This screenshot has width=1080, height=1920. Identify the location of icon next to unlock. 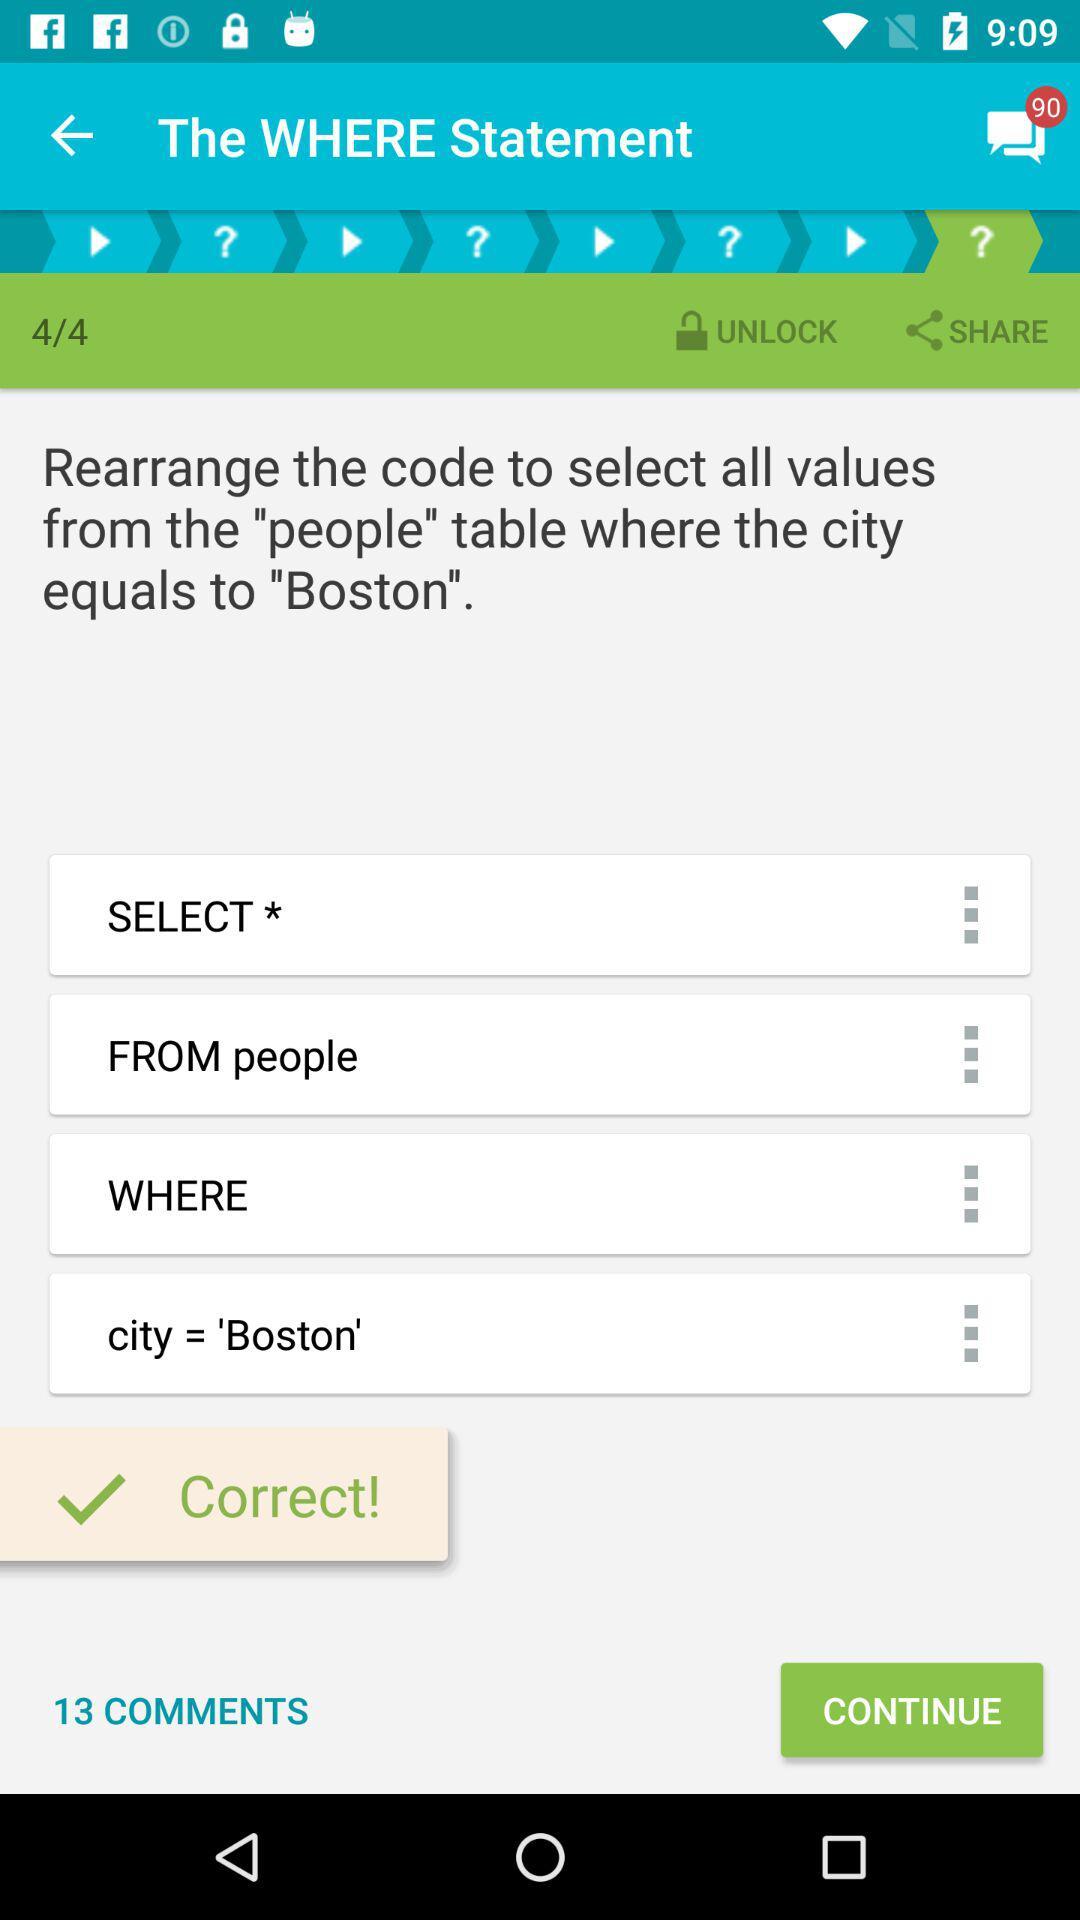
(973, 330).